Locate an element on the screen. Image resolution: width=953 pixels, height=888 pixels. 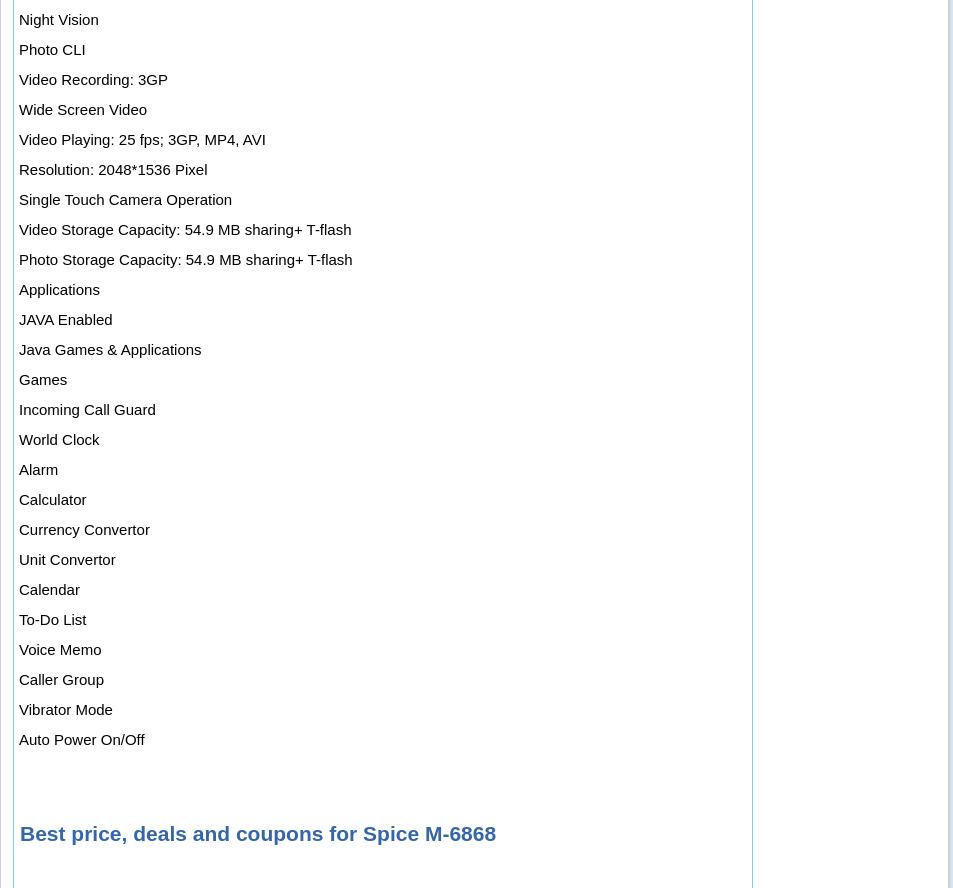
'Resolution: 2048*1536 Pixel' is located at coordinates (112, 168).